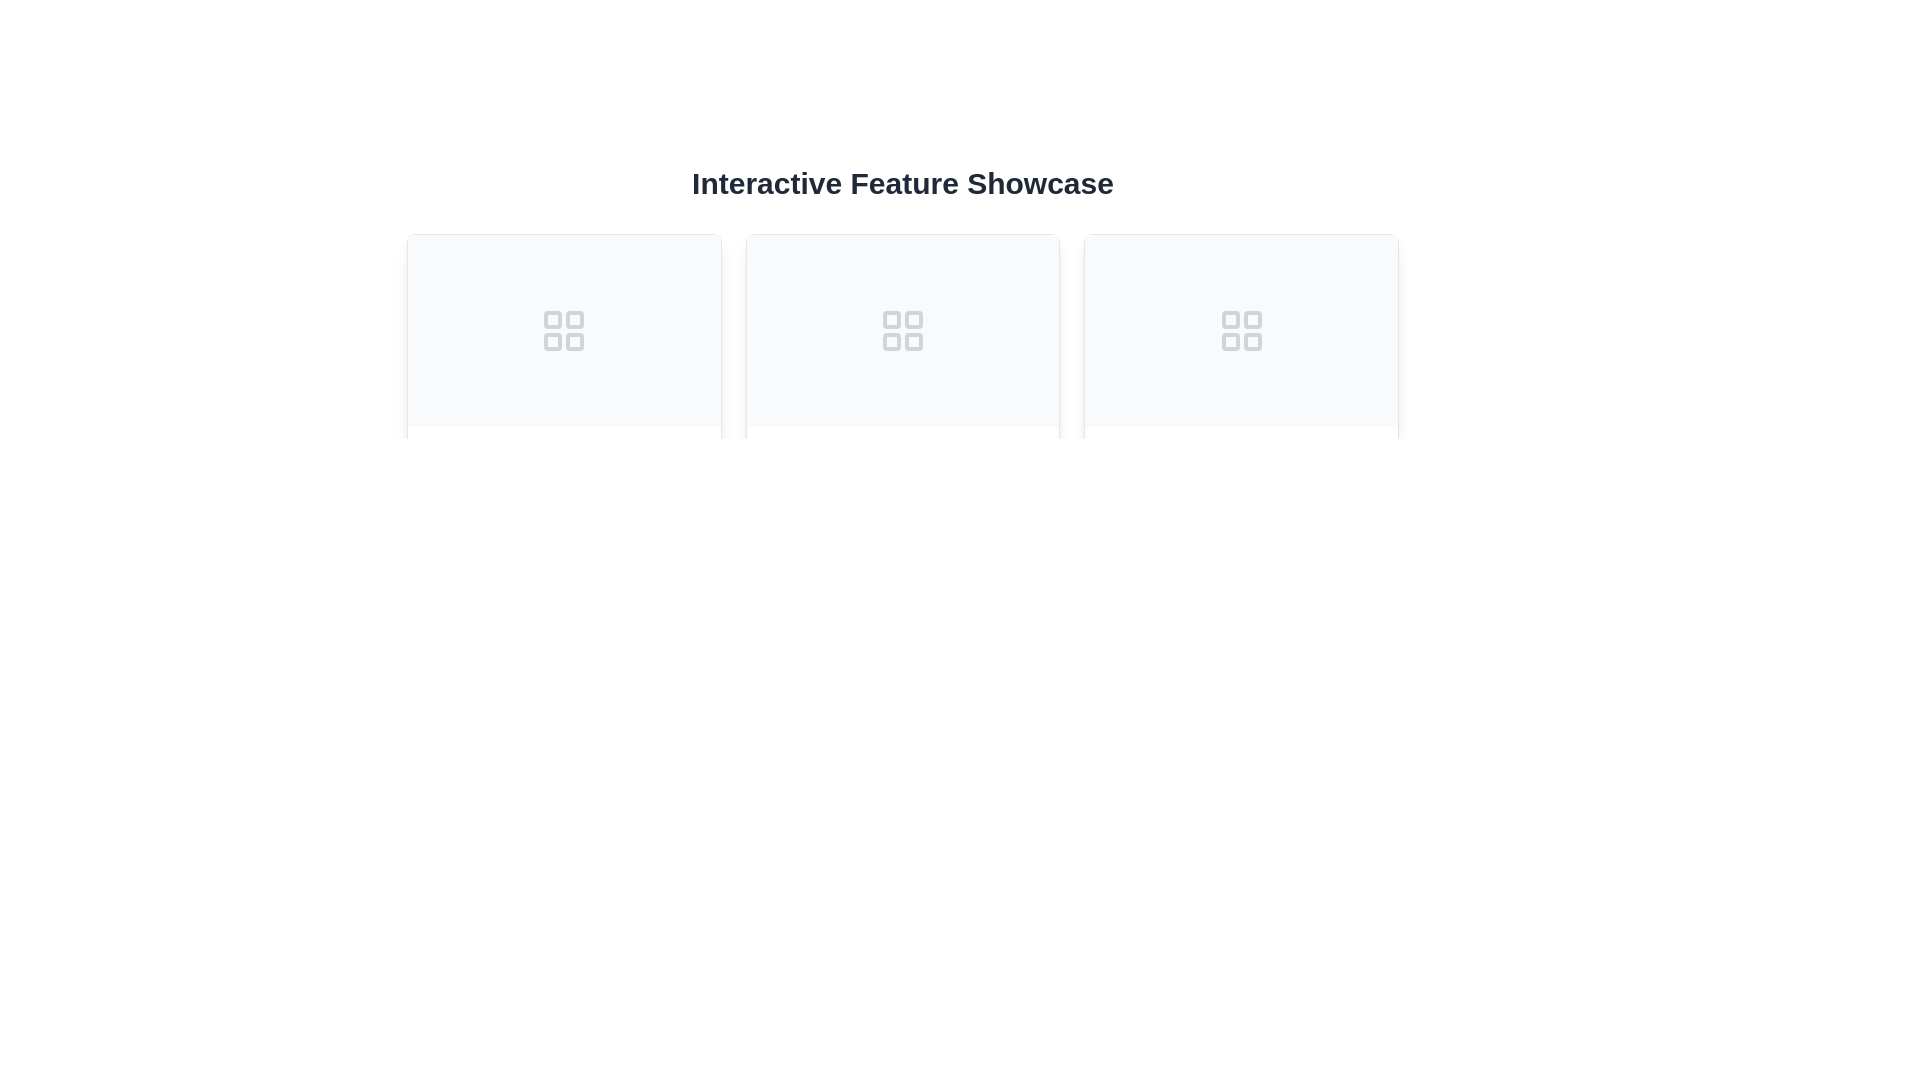 This screenshot has width=1920, height=1080. I want to click on the top-left square of the grid icon, which is part of the interactive feature showcase, so click(891, 319).